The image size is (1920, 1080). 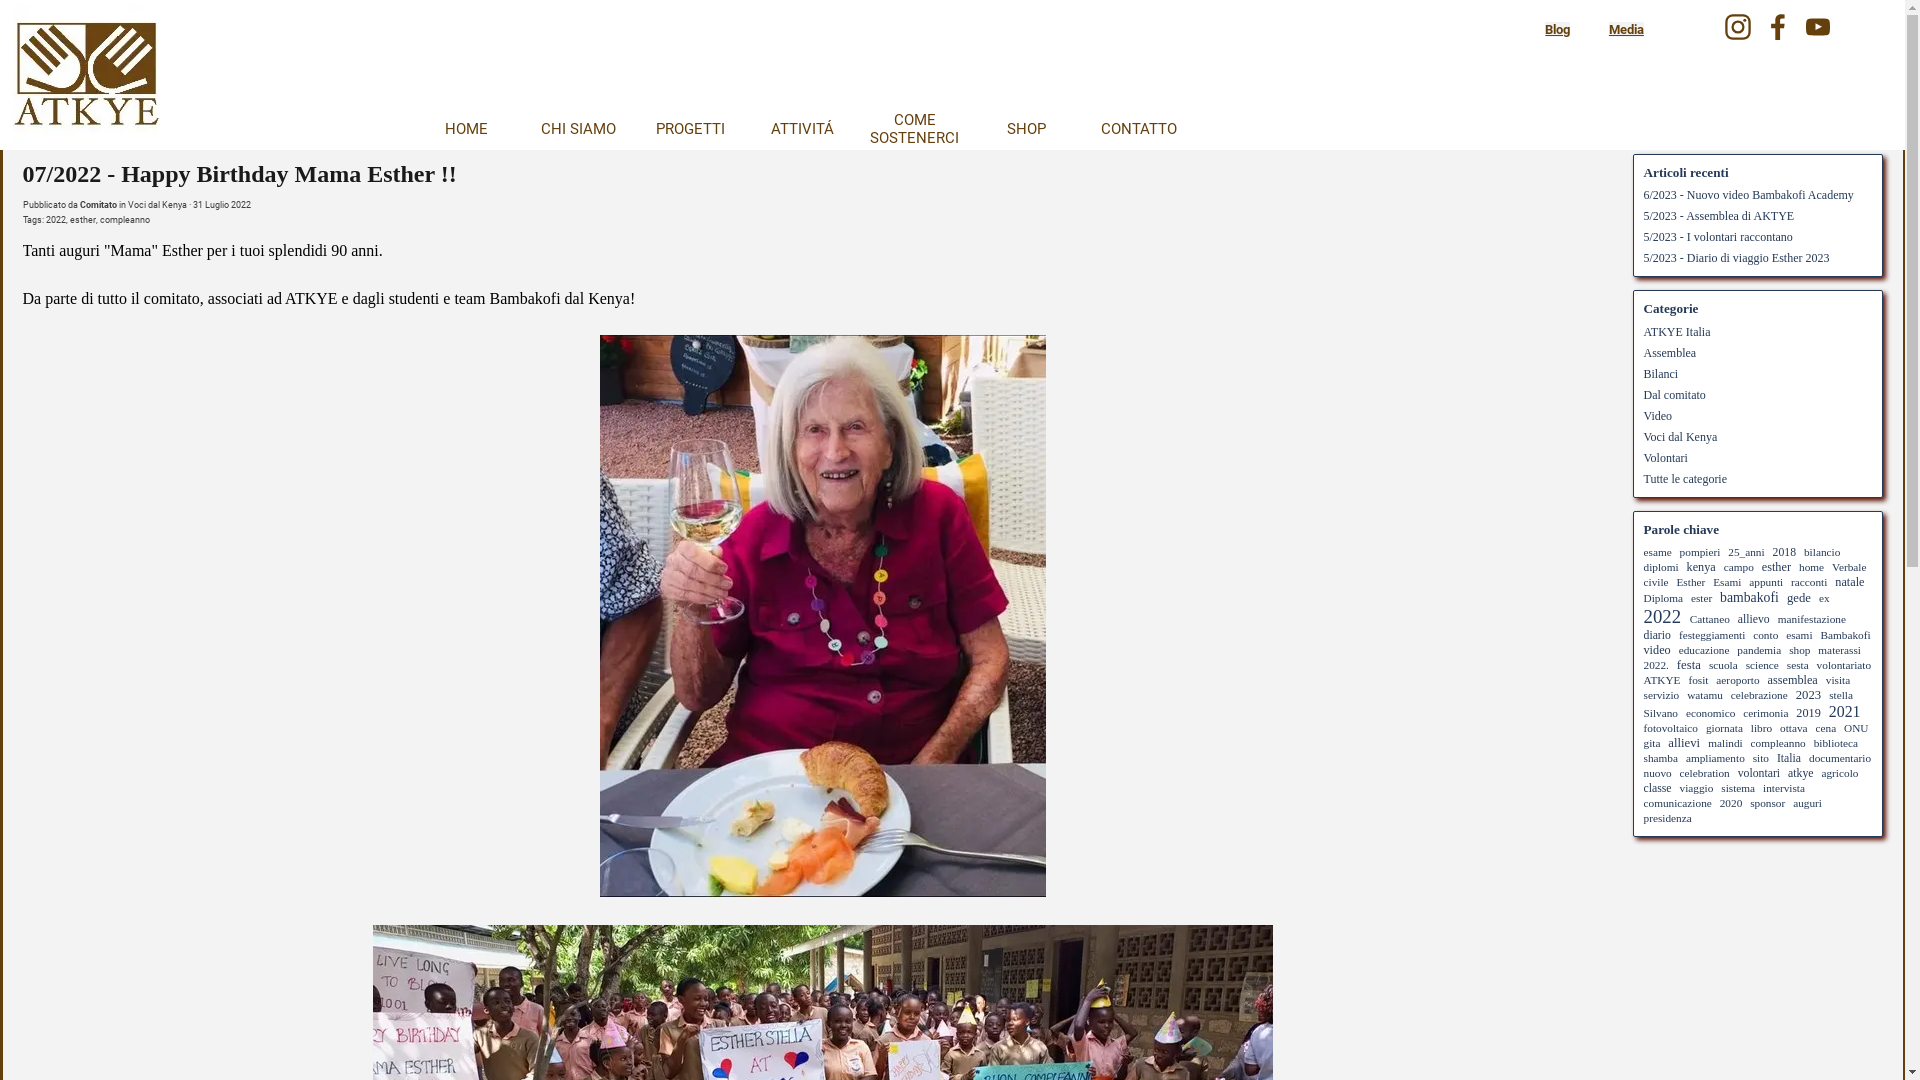 I want to click on '25_anni', so click(x=1745, y=551).